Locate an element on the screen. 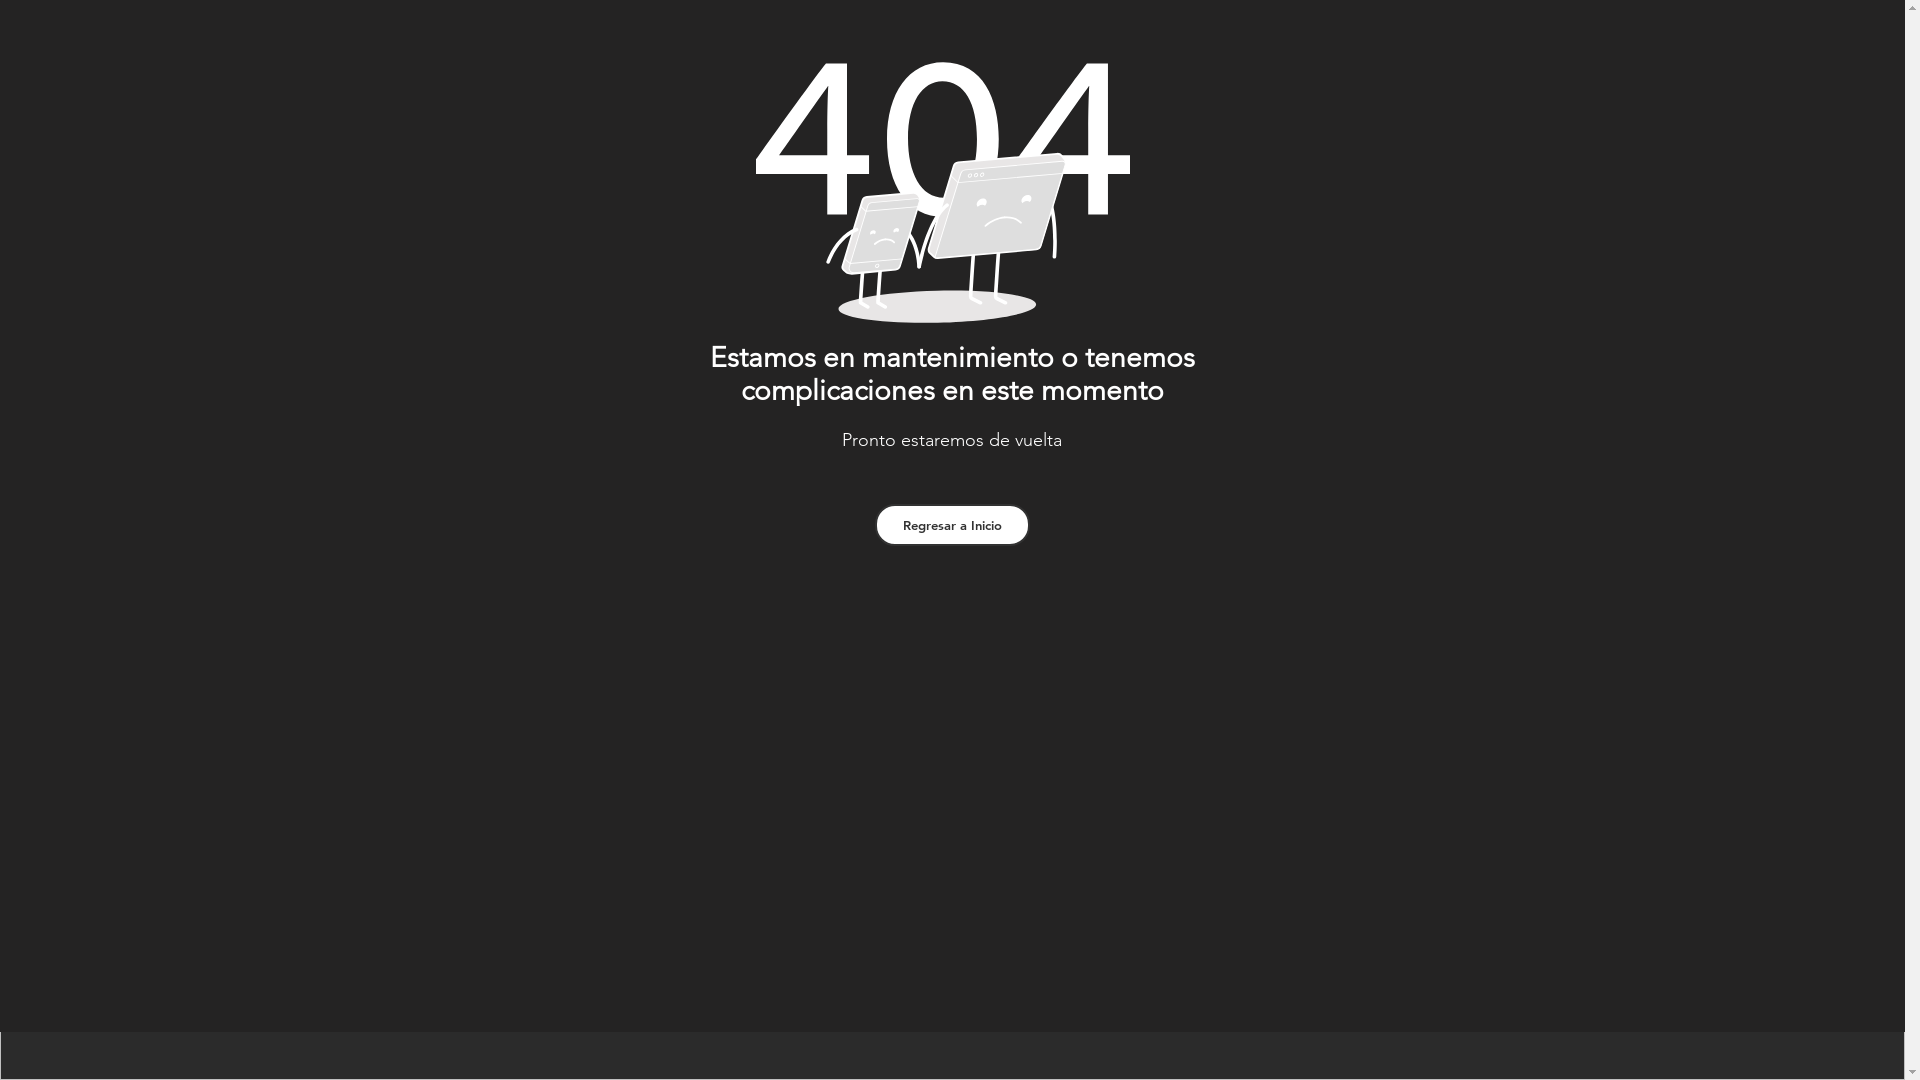  'Regresar a Inicio' is located at coordinates (950, 523).